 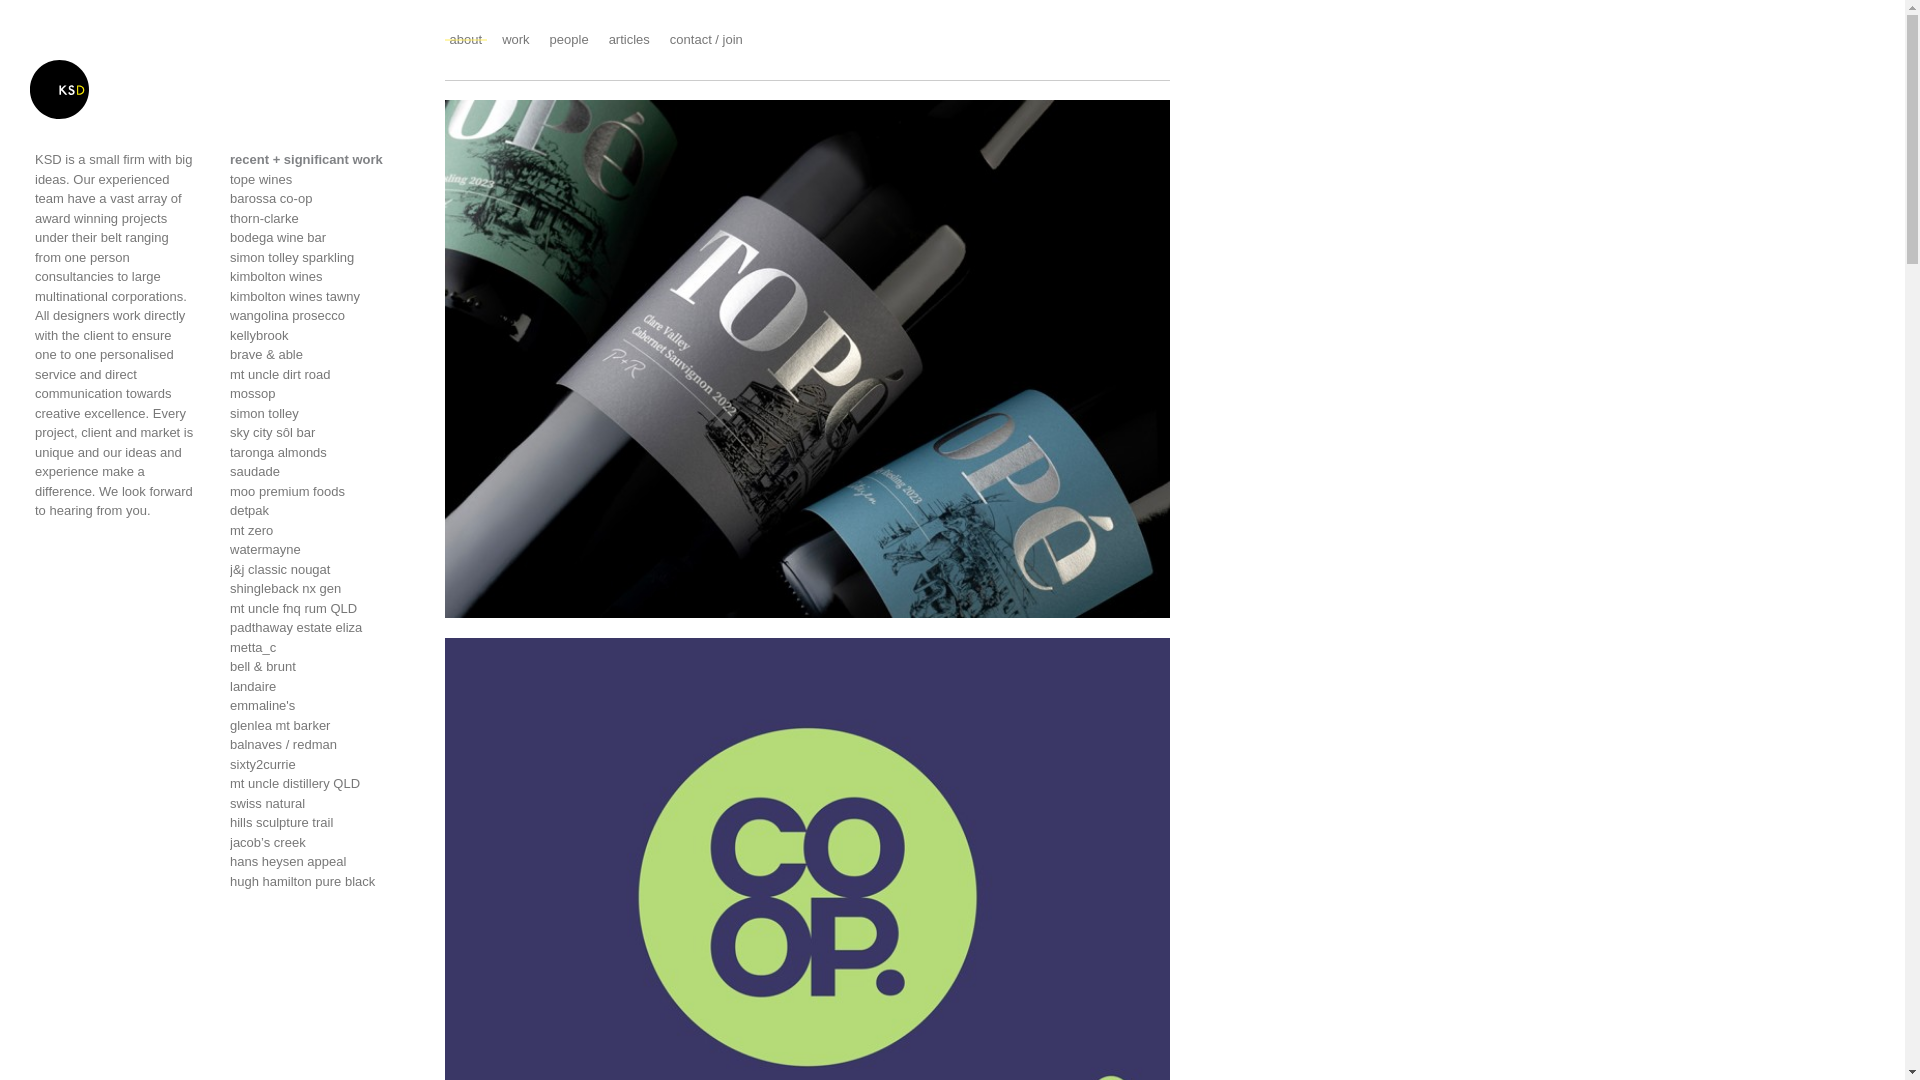 I want to click on 'kimbolton wines tawny', so click(x=320, y=296).